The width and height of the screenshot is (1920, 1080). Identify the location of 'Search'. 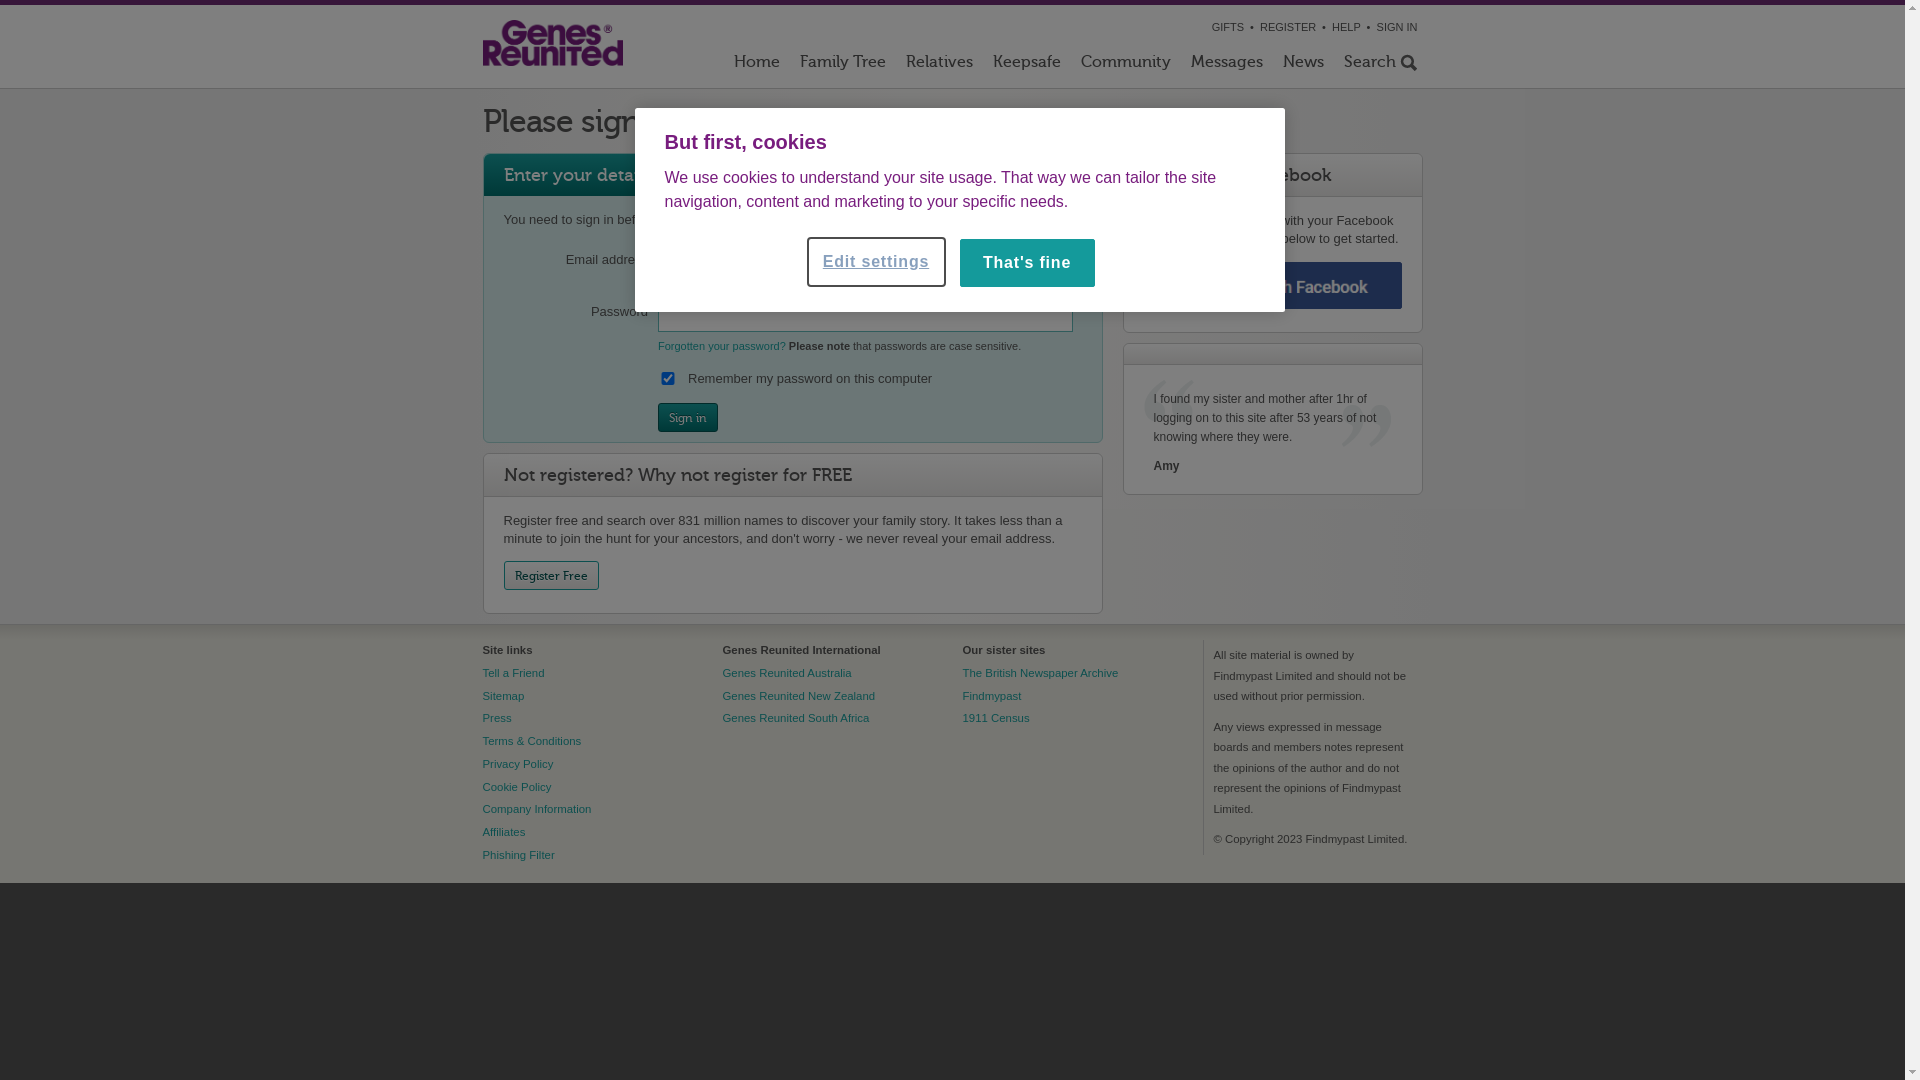
(1334, 65).